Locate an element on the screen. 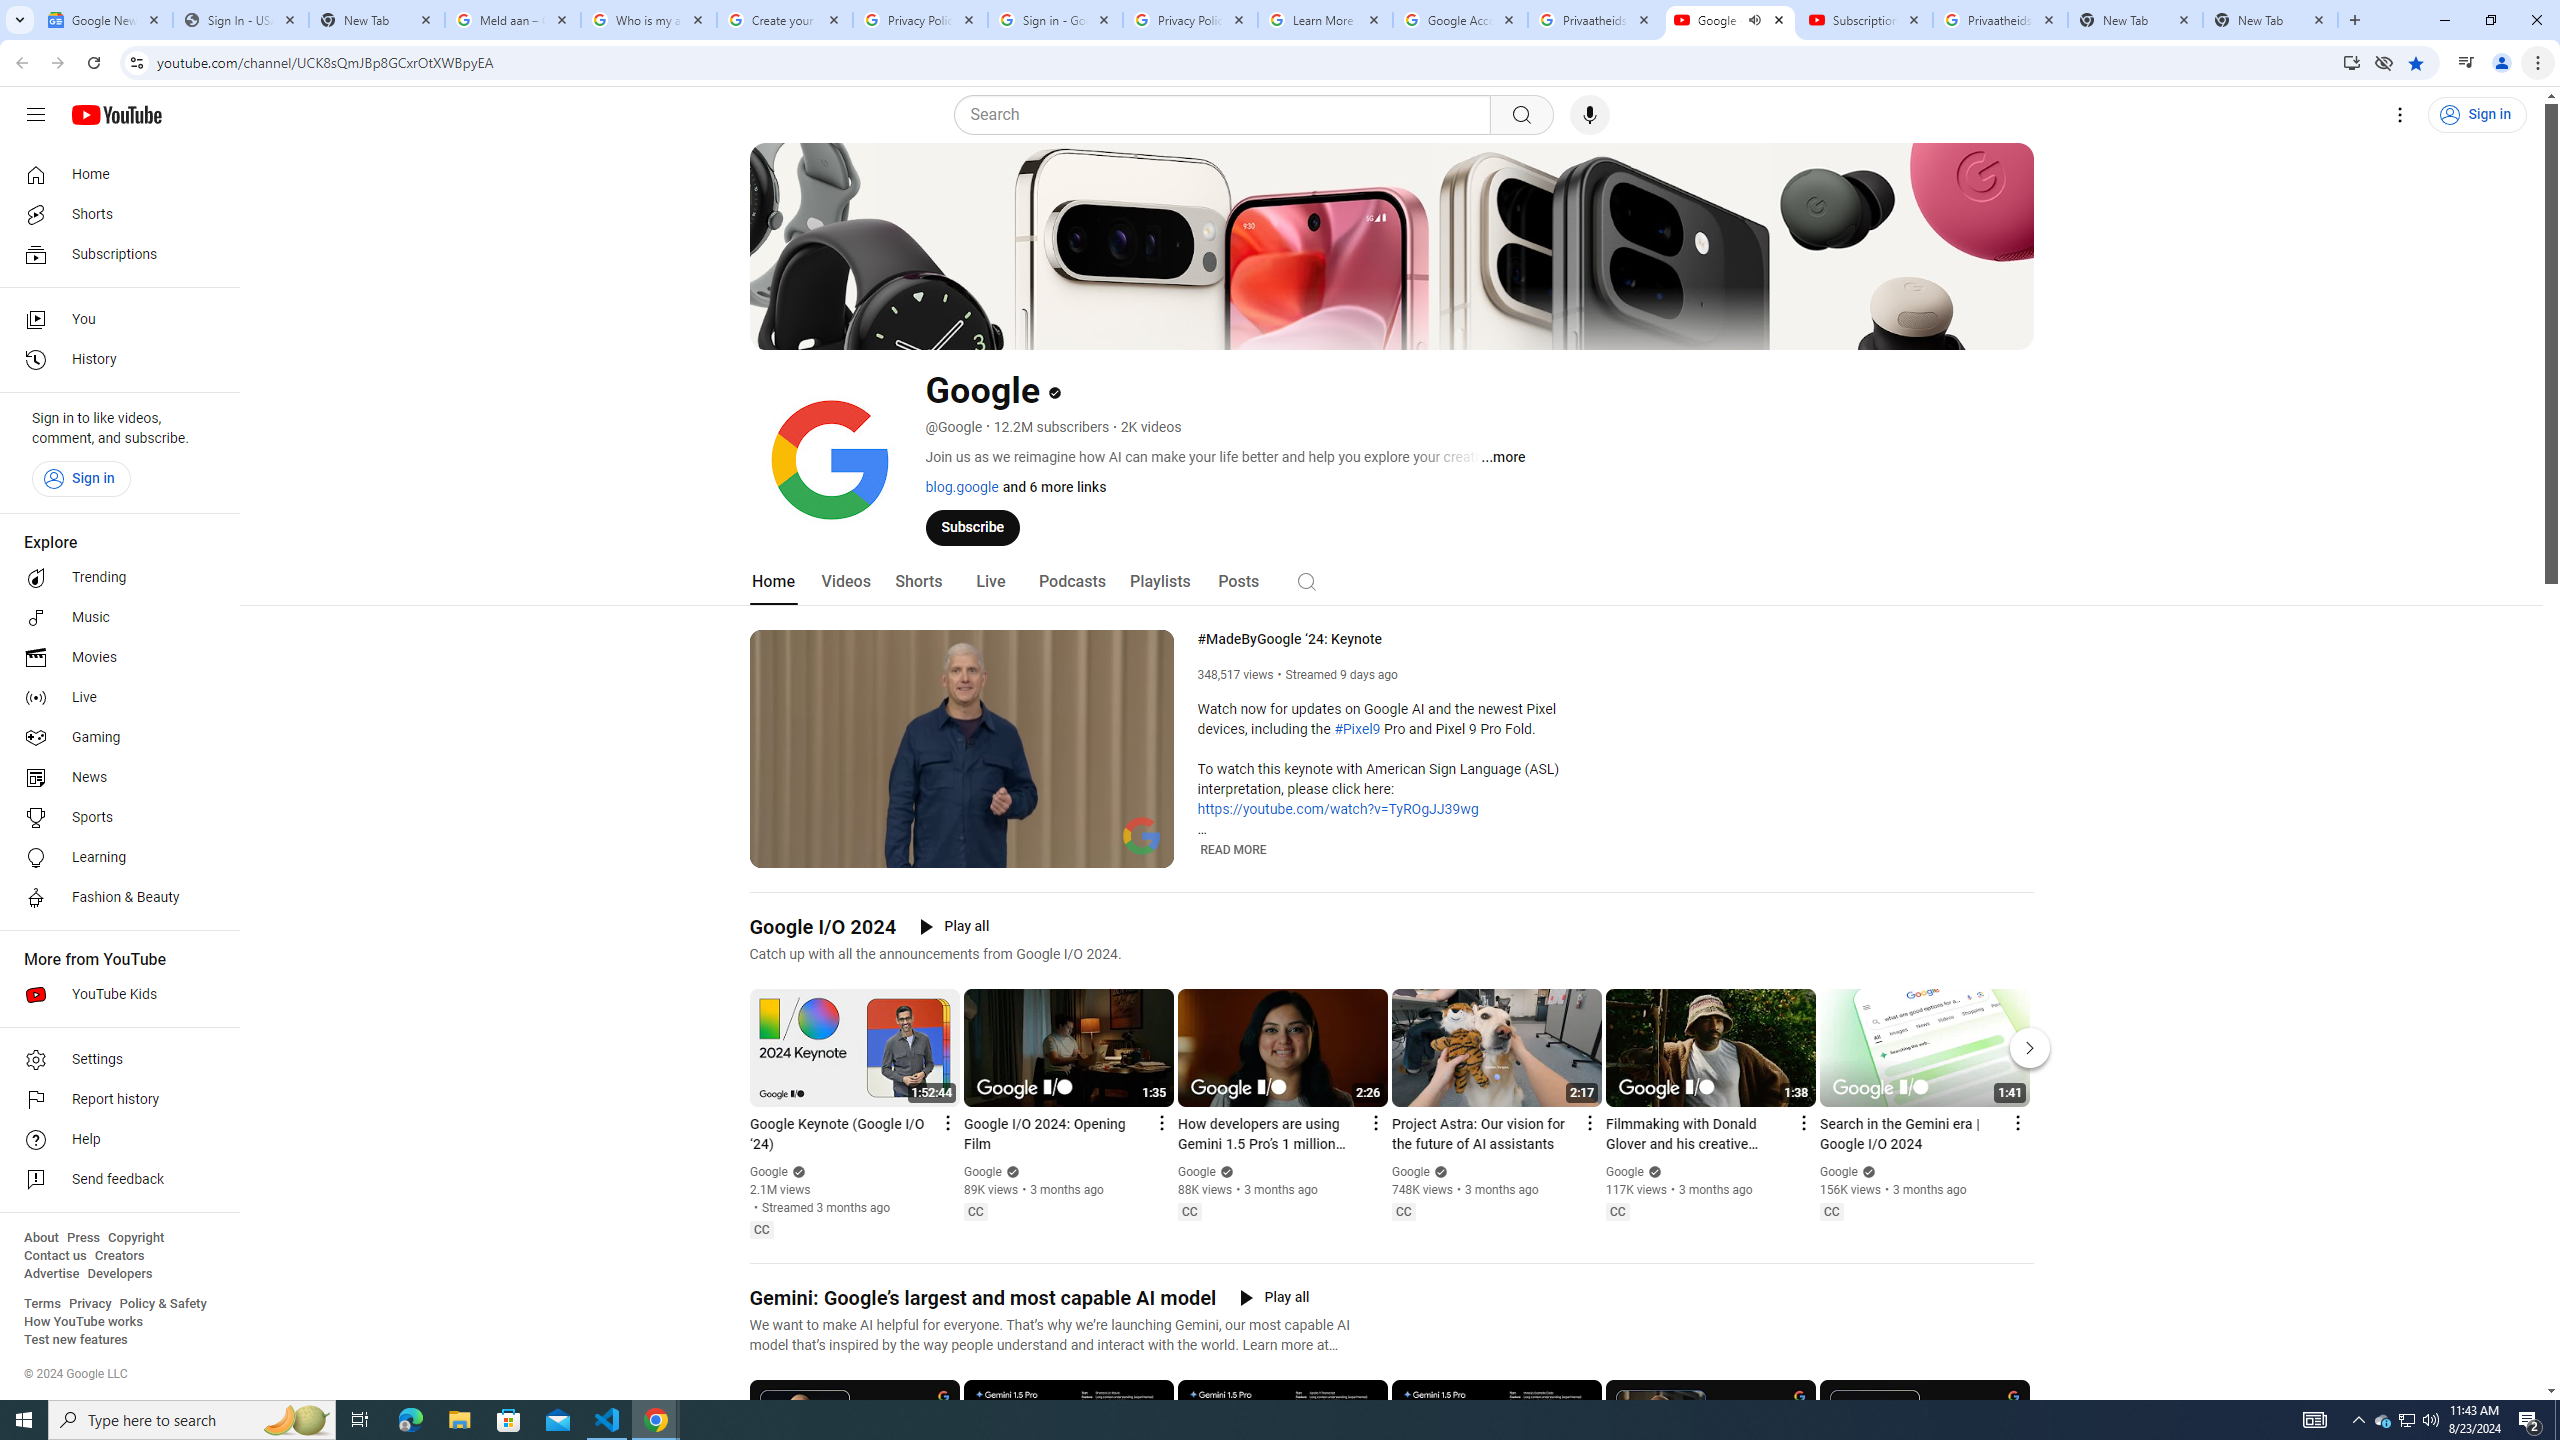 Image resolution: width=2560 pixels, height=1440 pixels. 'Subtitles/closed captions unavailable' is located at coordinates (1071, 850).